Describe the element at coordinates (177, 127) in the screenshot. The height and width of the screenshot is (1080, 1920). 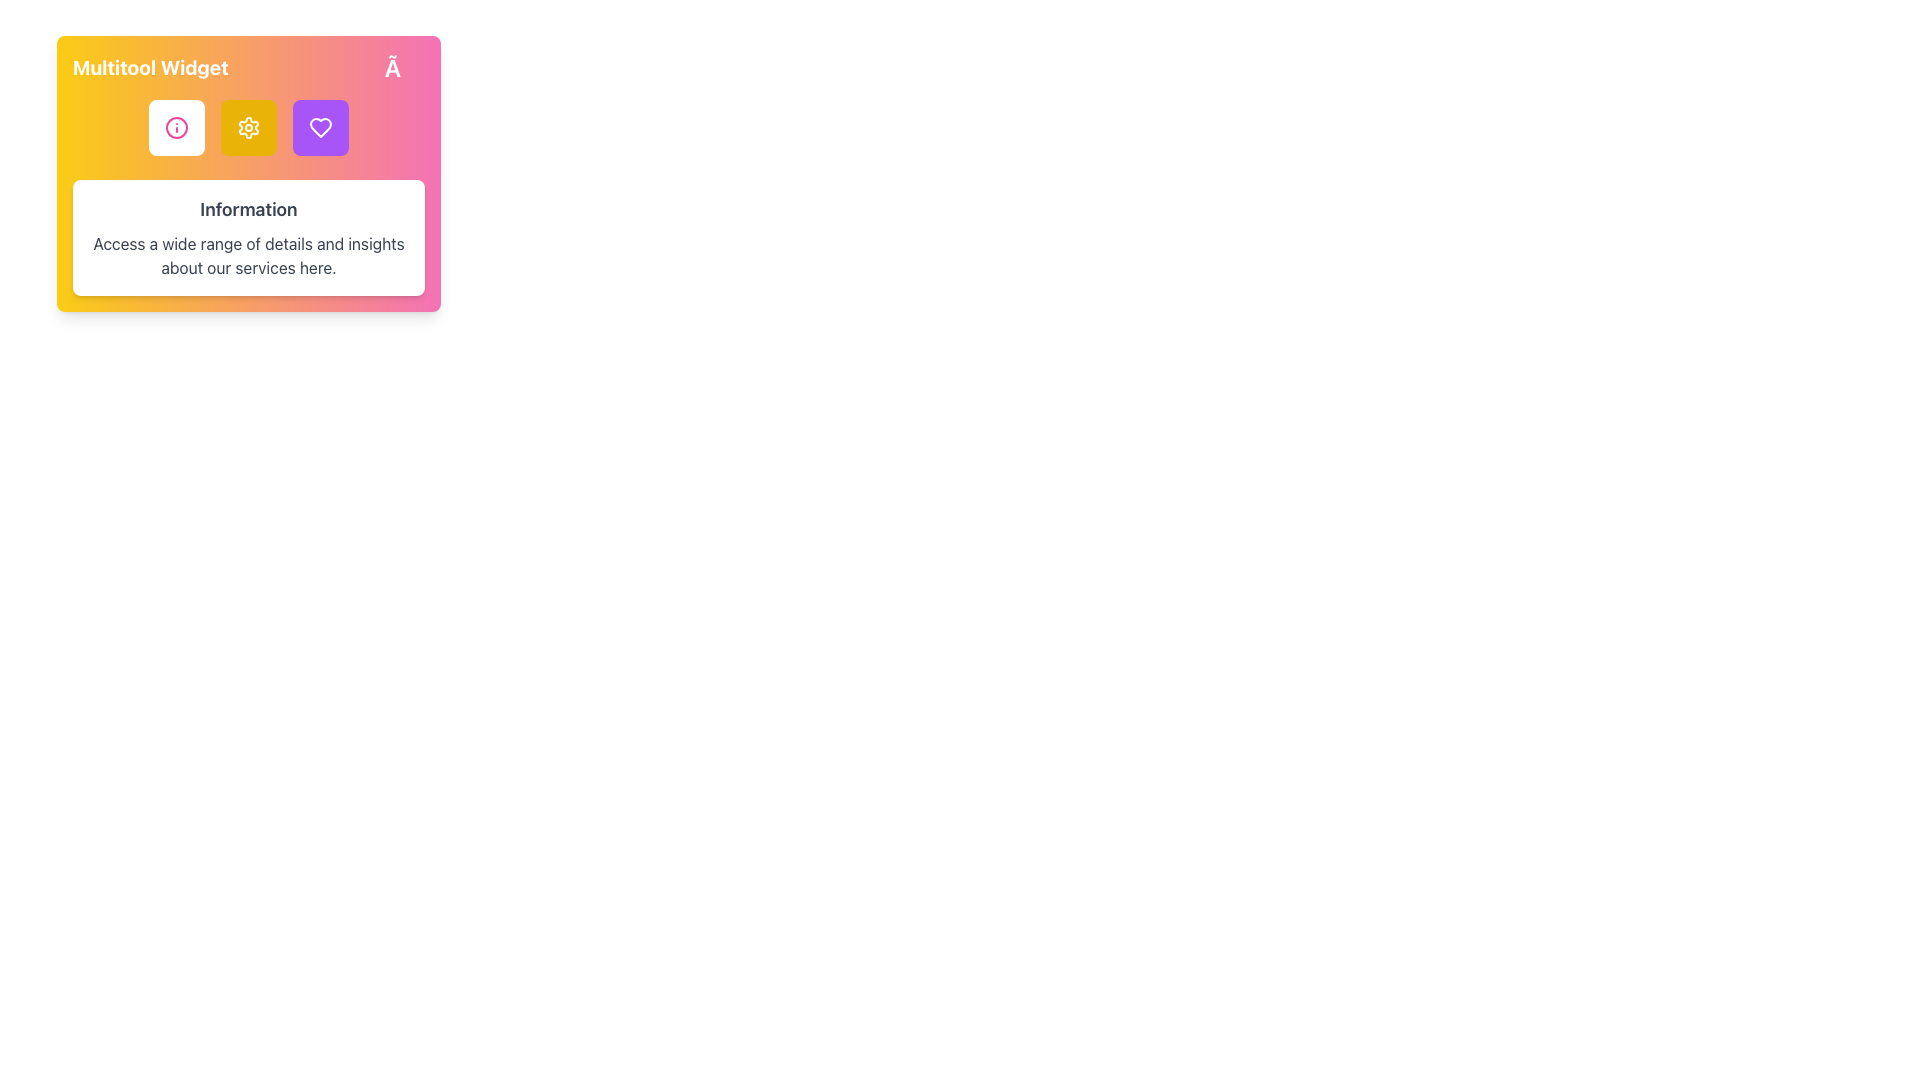
I see `the leftmost circular icon in the row of interactive icons within the 'Multitool Widget'` at that location.